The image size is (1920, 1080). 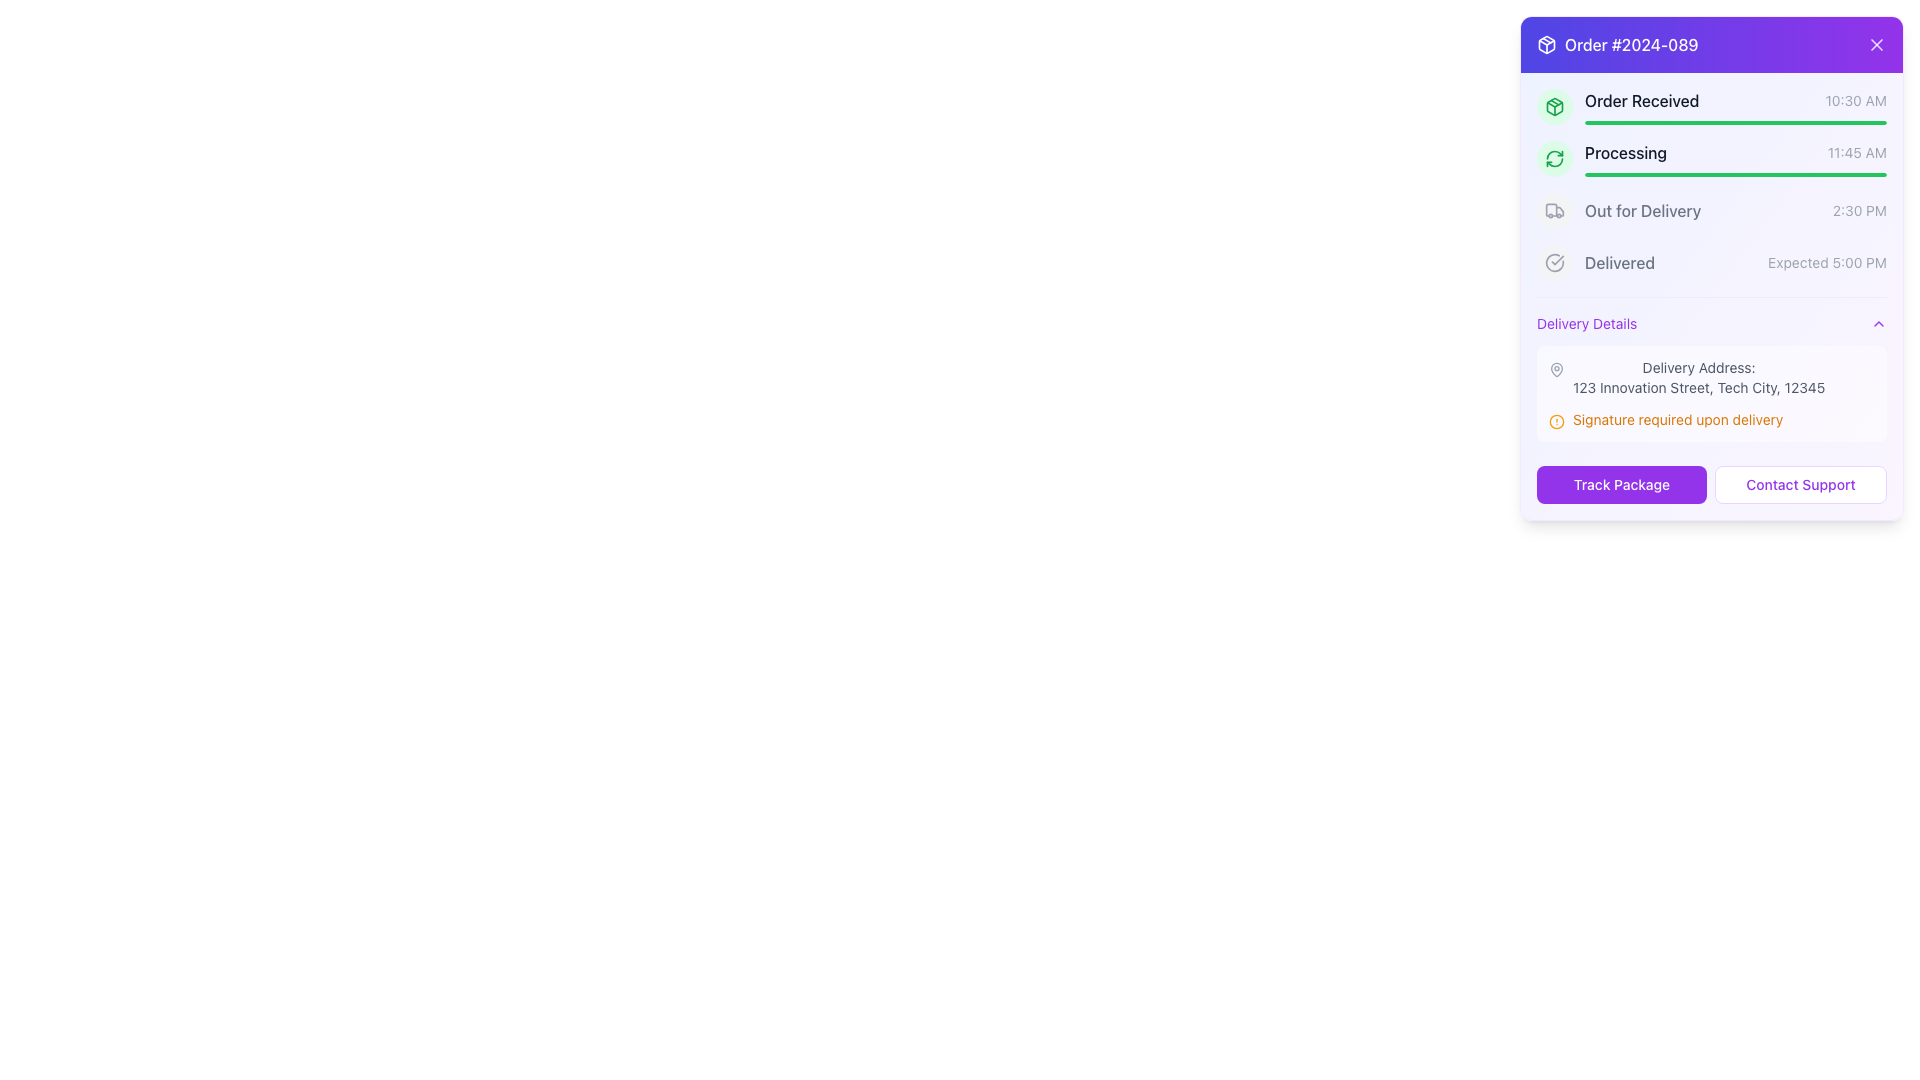 I want to click on the text label indicating the delivery address, positioned in the delivery details section on the right-hand side of the interface, so click(x=1698, y=367).